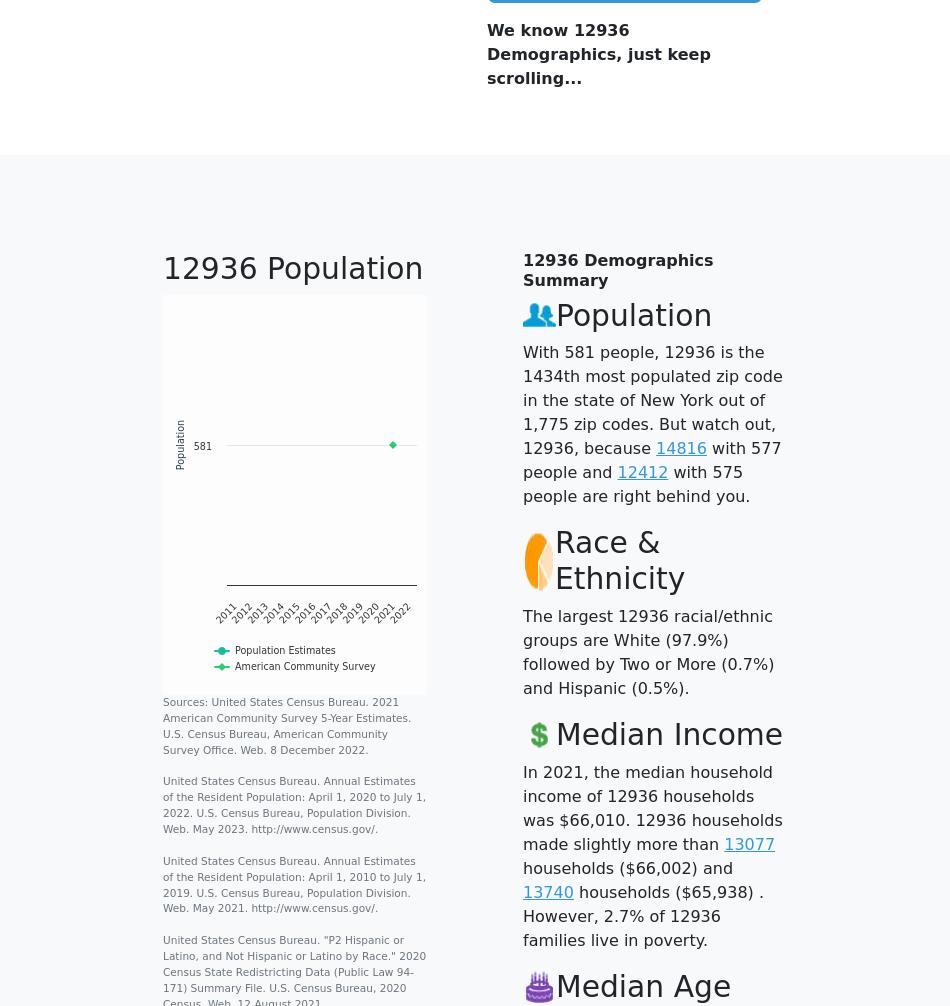  What do you see at coordinates (193, 773) in the screenshot?
I see `'Products & Services'` at bounding box center [193, 773].